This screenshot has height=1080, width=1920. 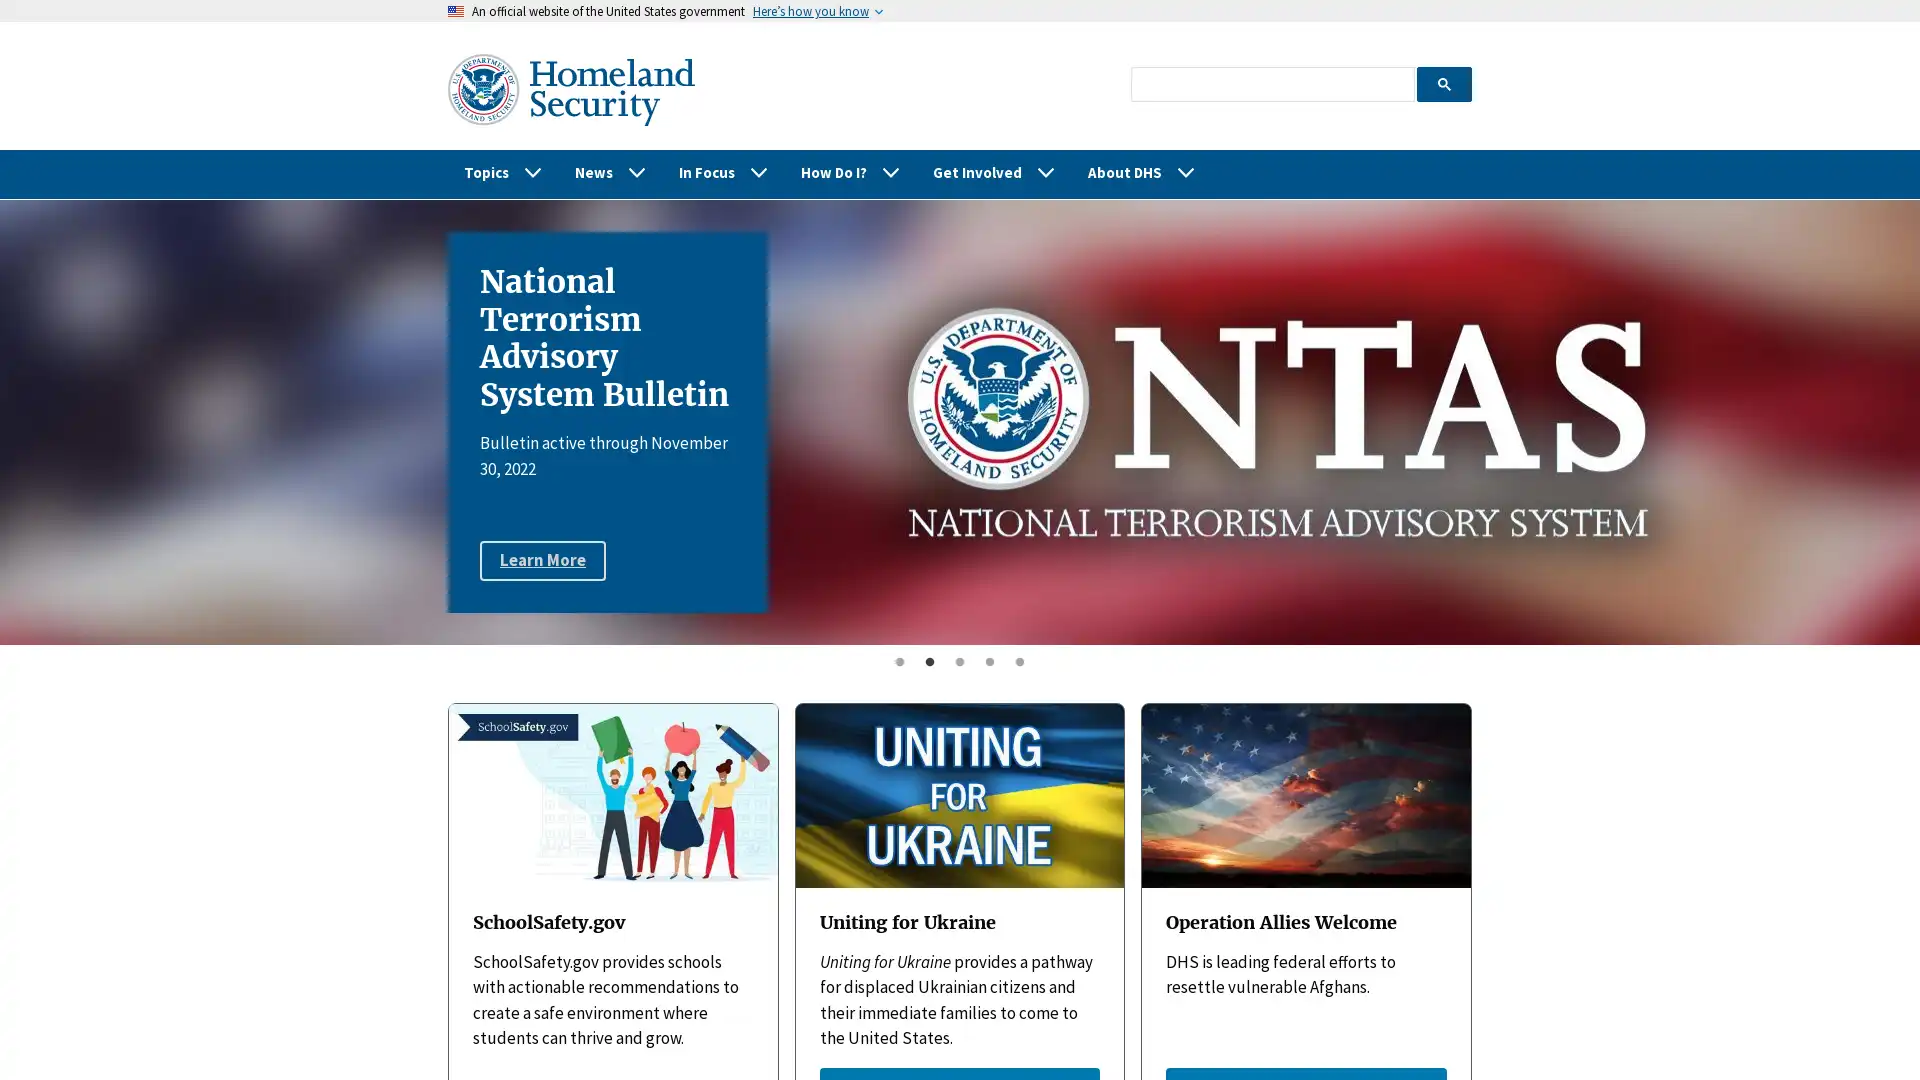 What do you see at coordinates (1443, 82) in the screenshot?
I see `search` at bounding box center [1443, 82].